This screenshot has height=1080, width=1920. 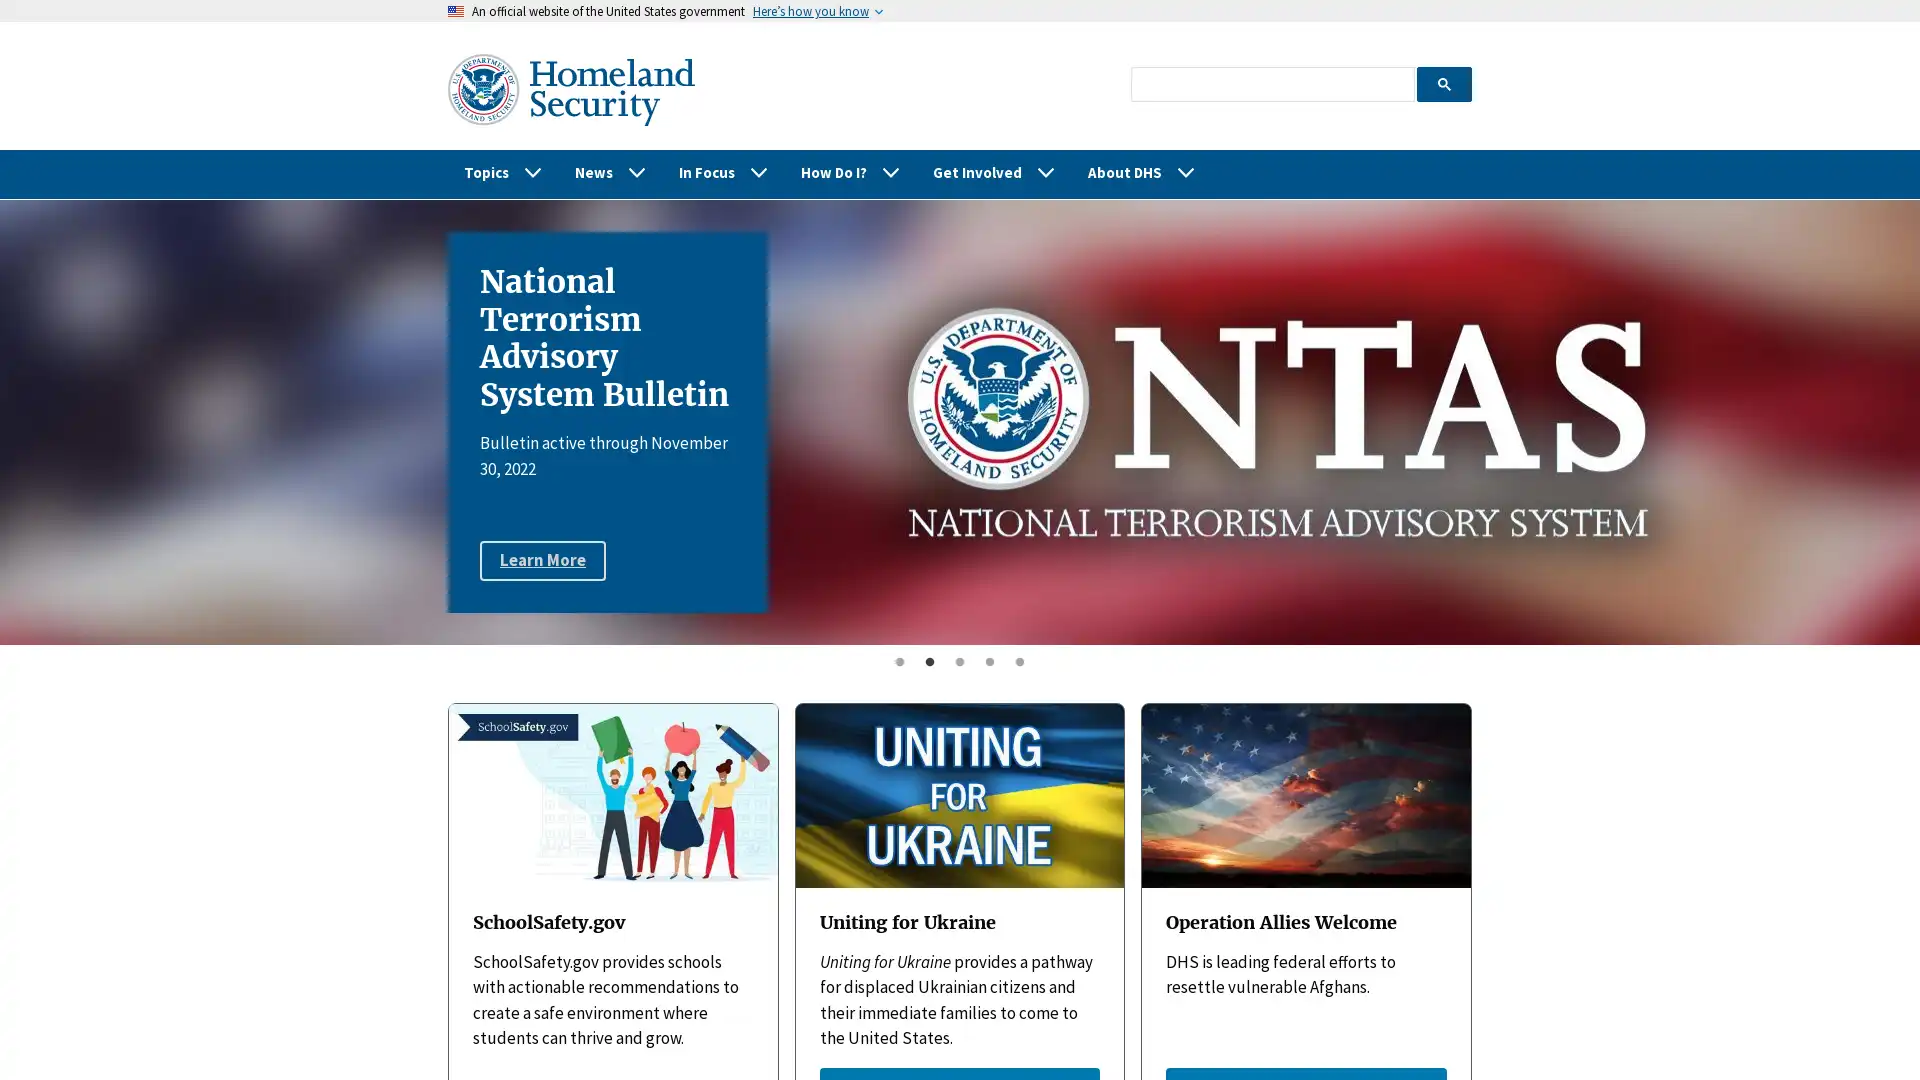 What do you see at coordinates (1443, 82) in the screenshot?
I see `search` at bounding box center [1443, 82].